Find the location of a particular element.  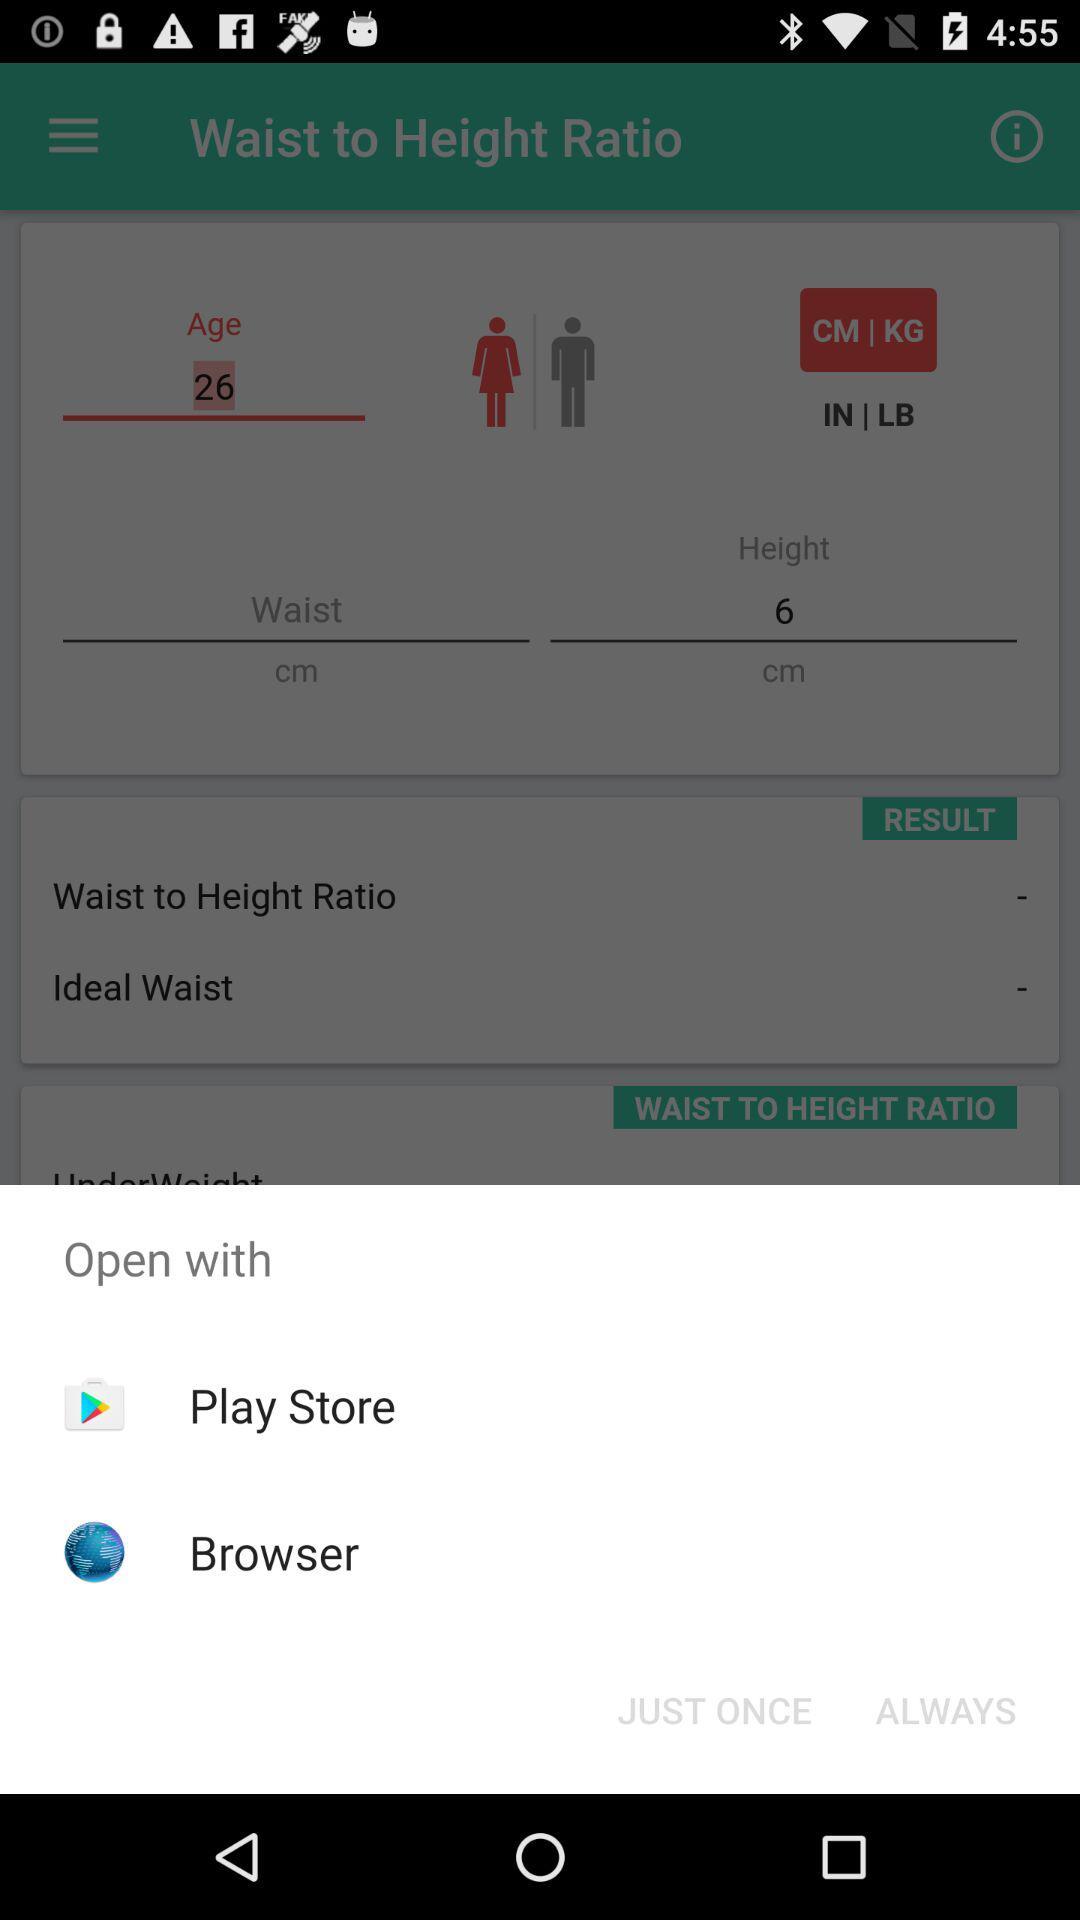

the app below the open with icon is located at coordinates (945, 1708).